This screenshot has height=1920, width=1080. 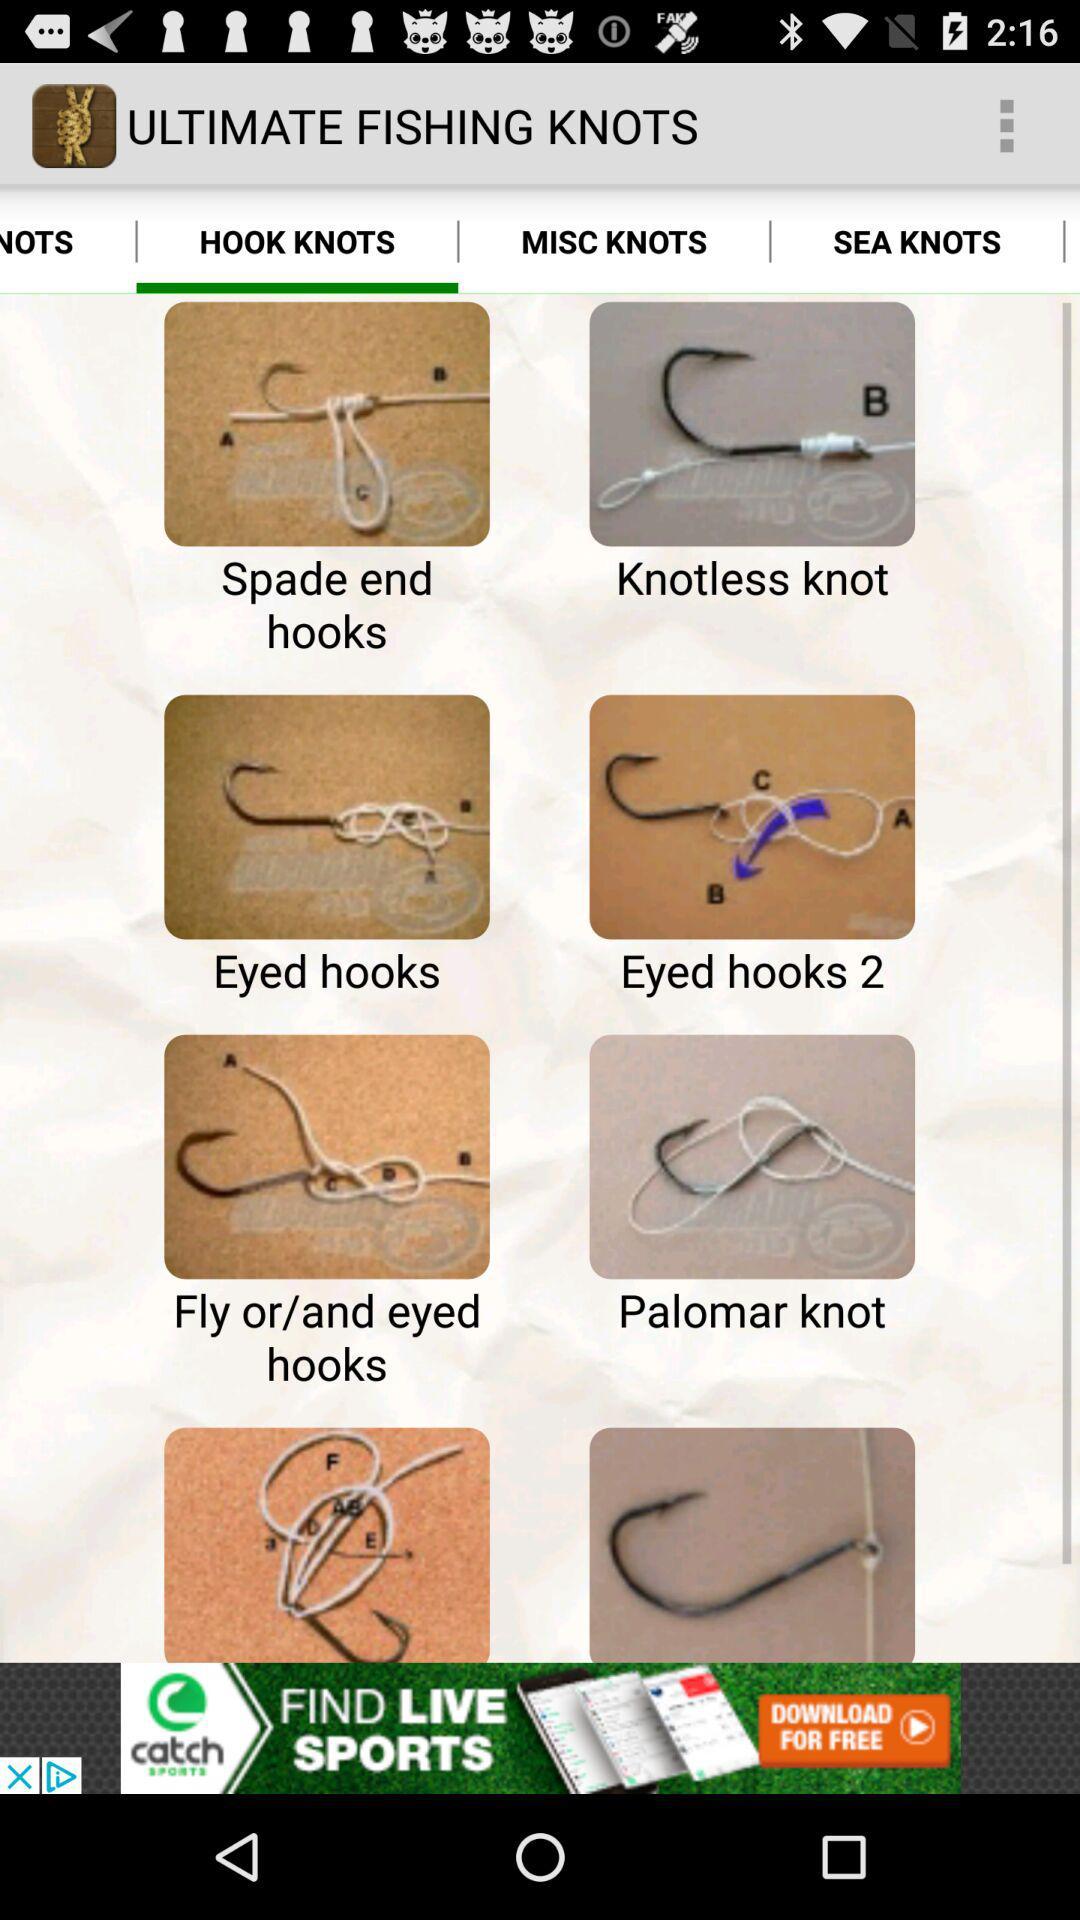 What do you see at coordinates (540, 1727) in the screenshot?
I see `advatisment` at bounding box center [540, 1727].